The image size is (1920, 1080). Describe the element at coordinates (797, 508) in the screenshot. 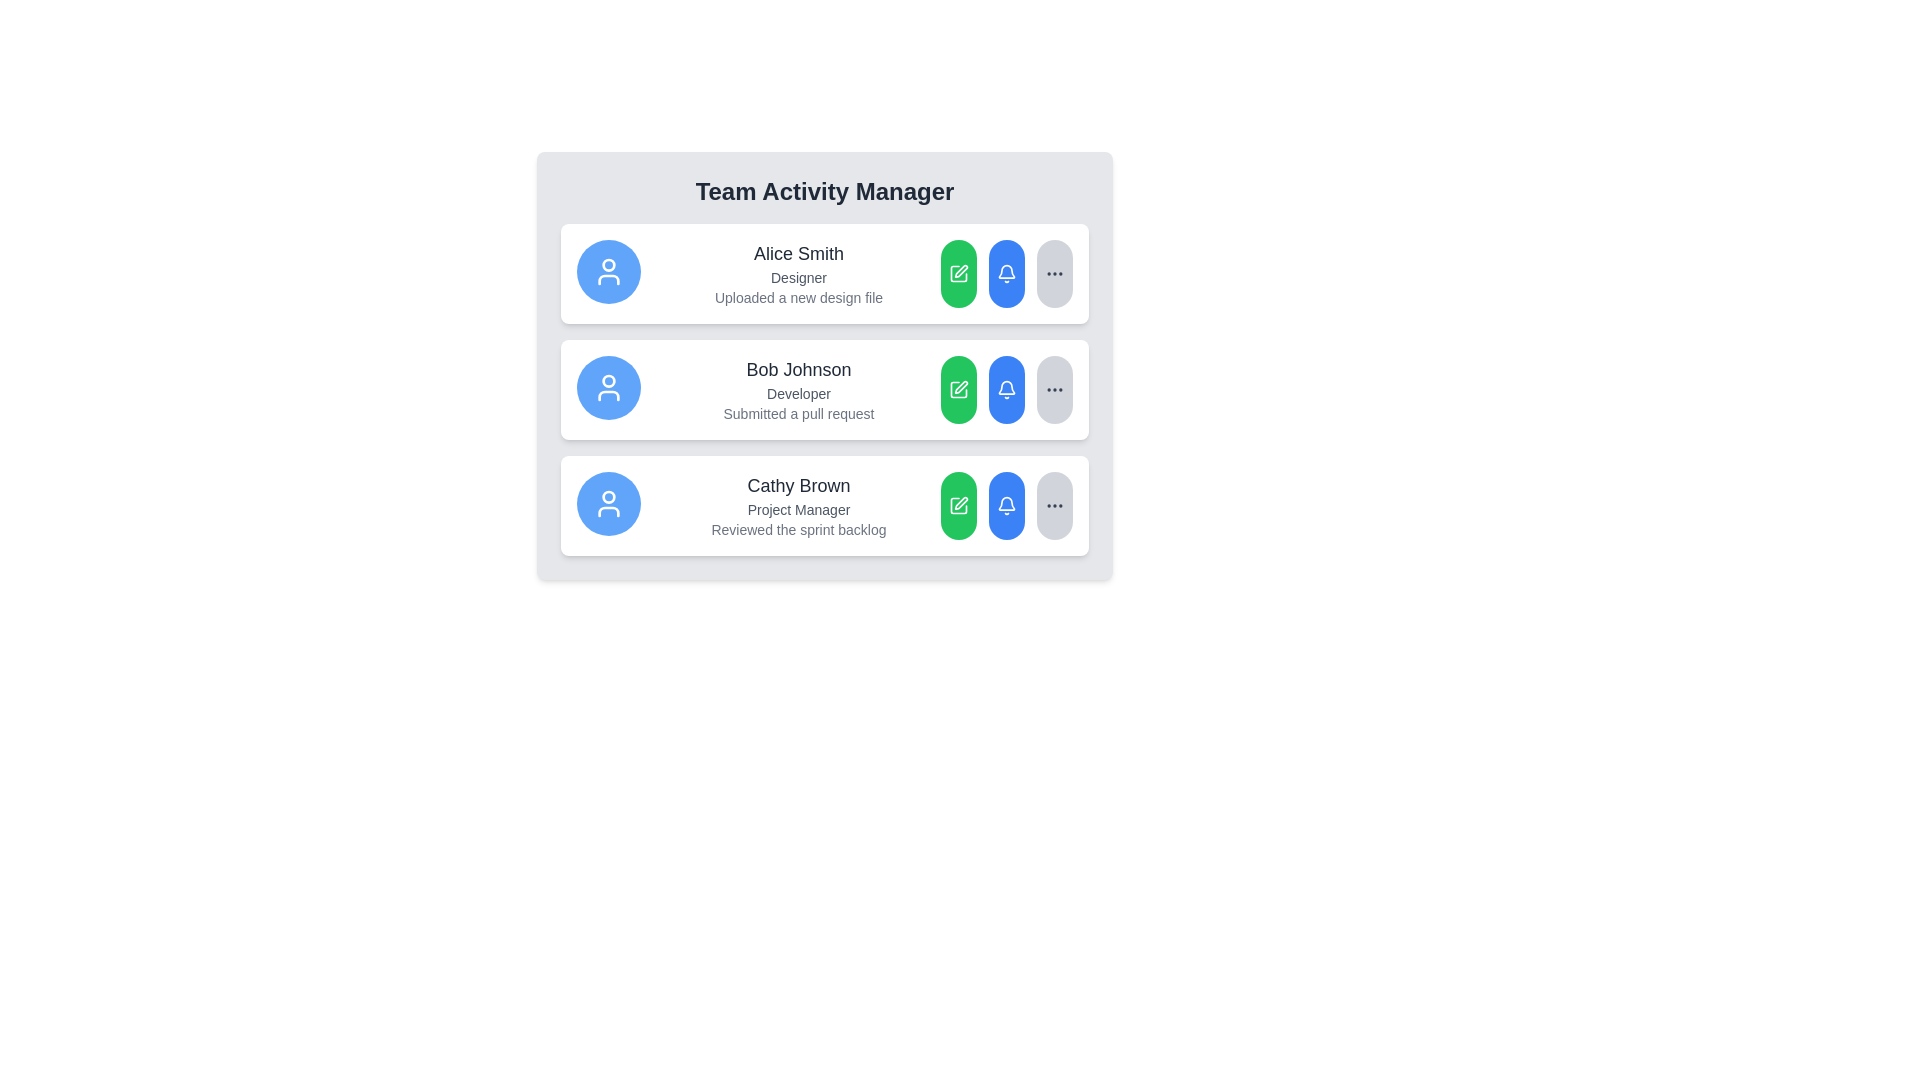

I see `the text label reading 'Project Manager' which is styled with a small font size and gray color tone, located in the middle of the third user entry in the list, below 'Cathy Brown' and above 'Reviewed the sprint backlog.'` at that location.